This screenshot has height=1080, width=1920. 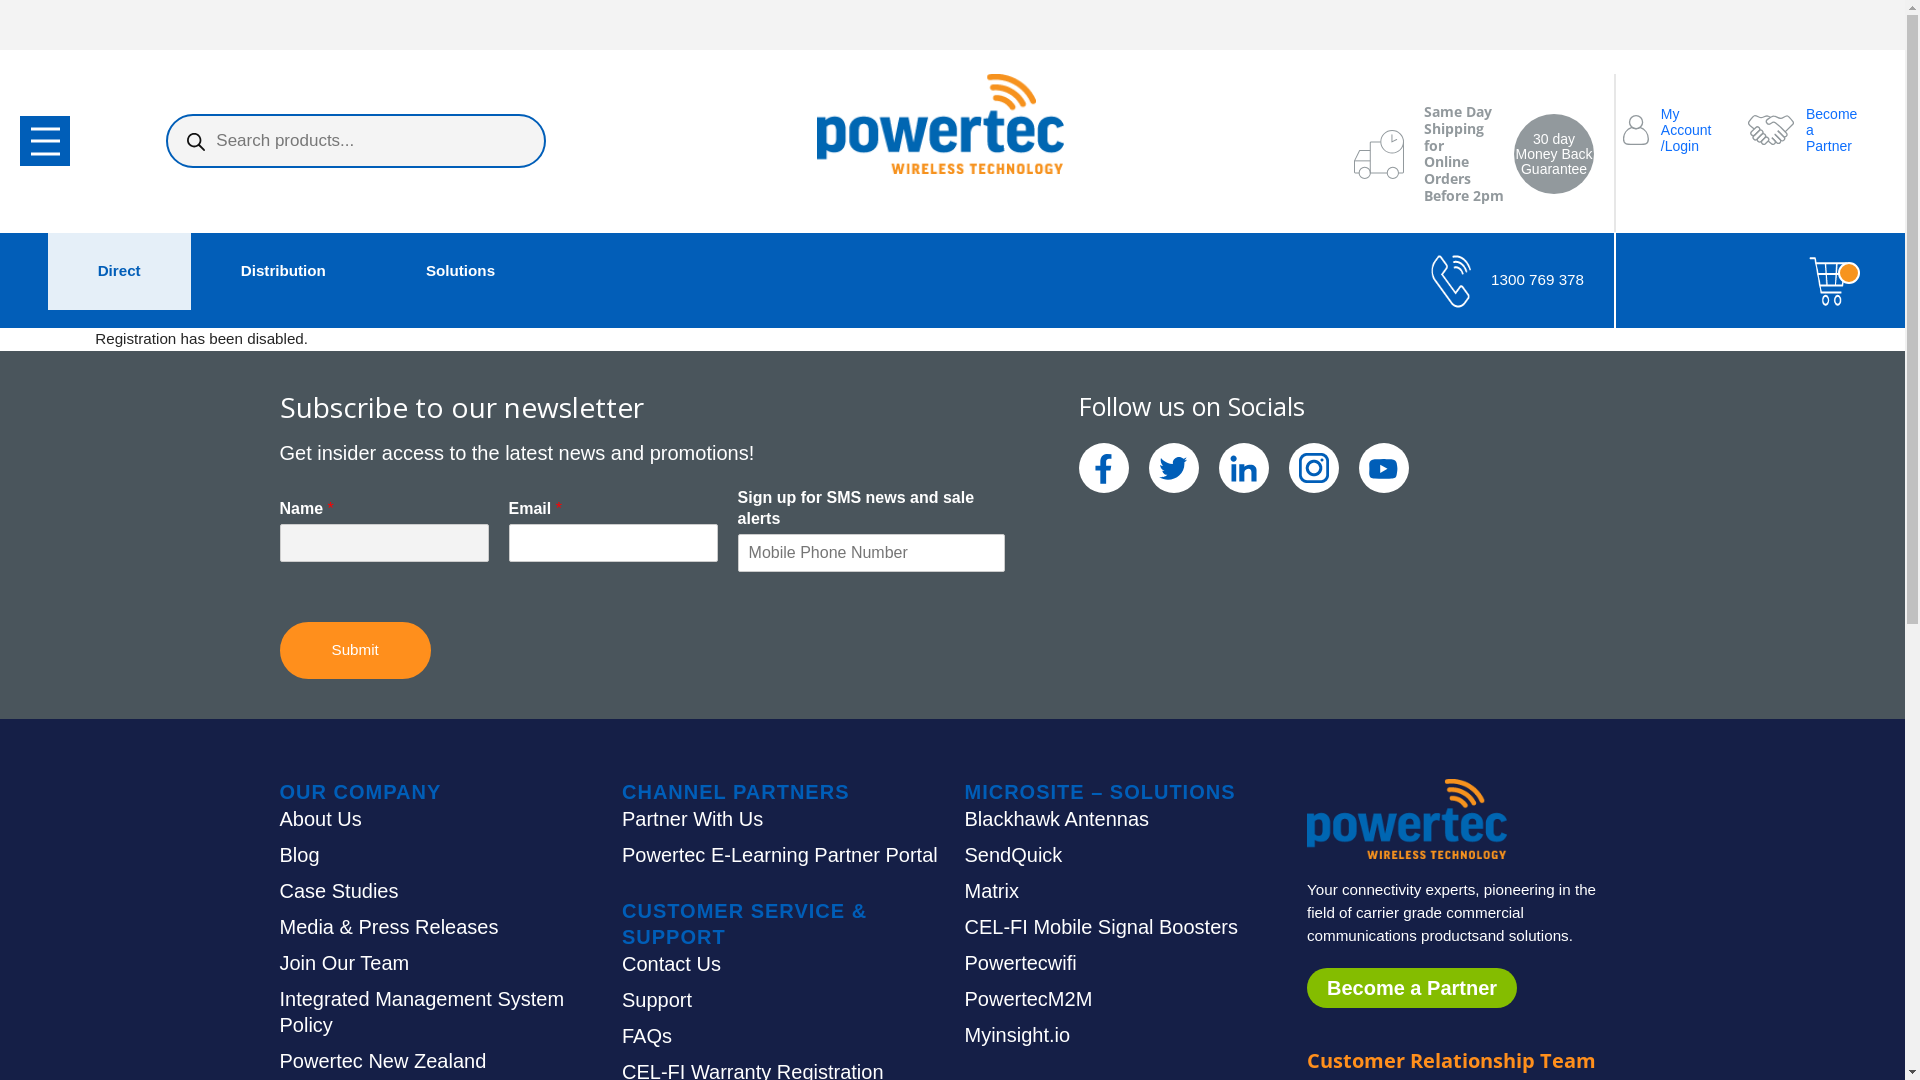 I want to click on 'PowertecM2M', so click(x=1027, y=999).